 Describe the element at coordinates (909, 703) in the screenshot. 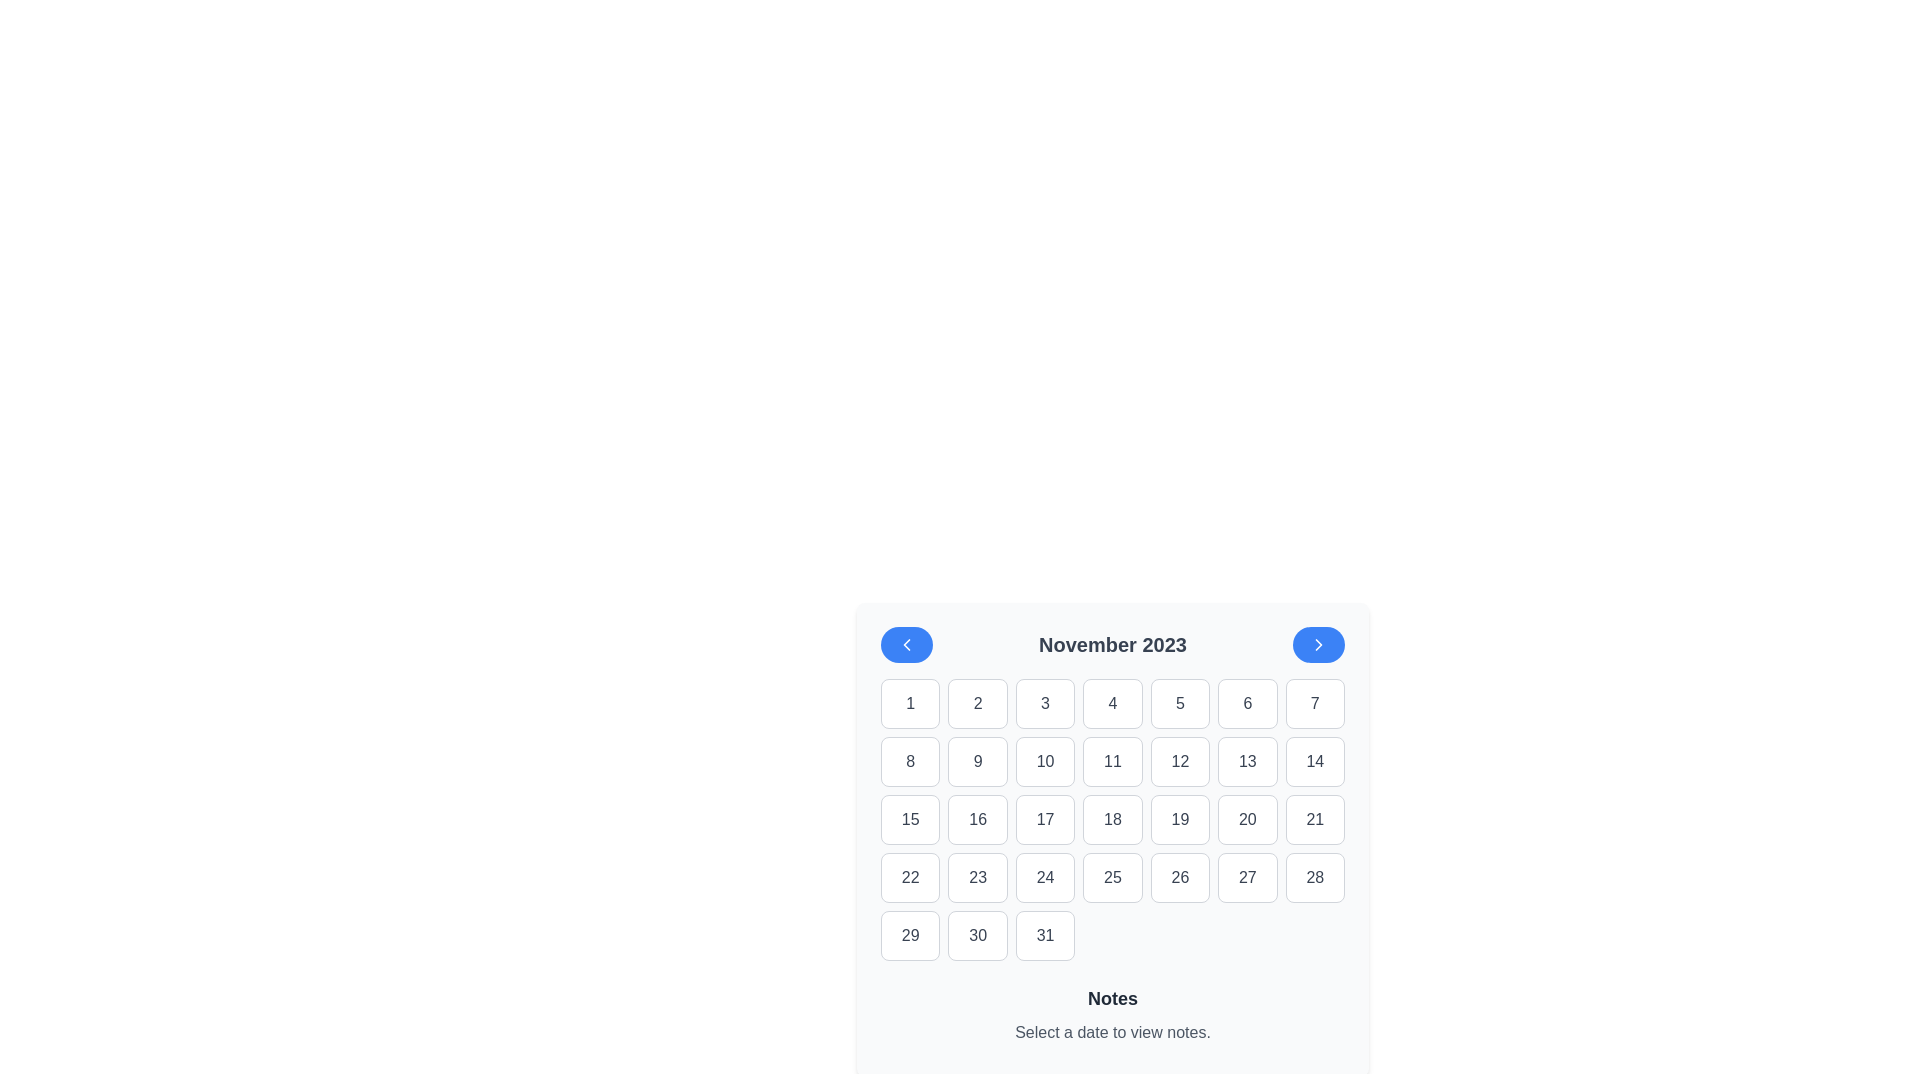

I see `the rectangular button with rounded corners containing the number '1'` at that location.